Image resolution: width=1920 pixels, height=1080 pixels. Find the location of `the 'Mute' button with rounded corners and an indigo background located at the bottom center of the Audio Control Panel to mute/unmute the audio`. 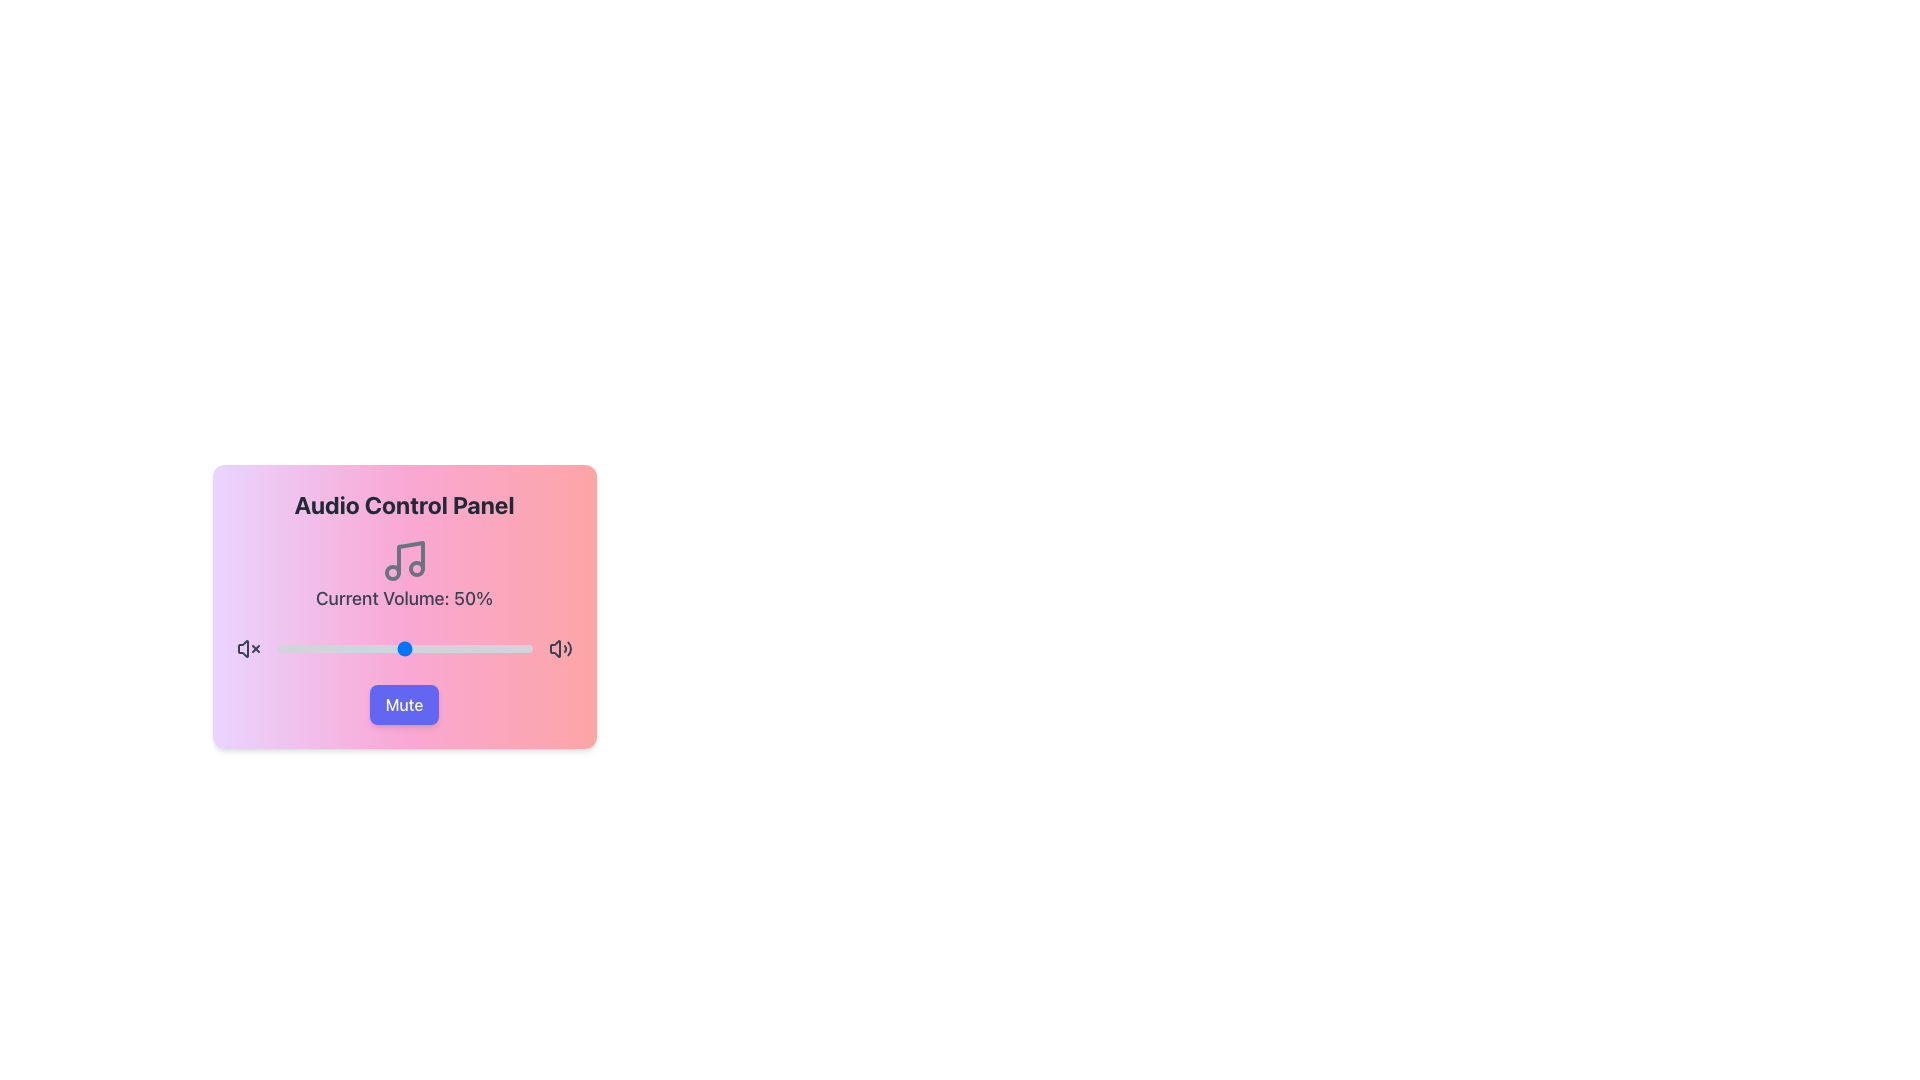

the 'Mute' button with rounded corners and an indigo background located at the bottom center of the Audio Control Panel to mute/unmute the audio is located at coordinates (403, 704).